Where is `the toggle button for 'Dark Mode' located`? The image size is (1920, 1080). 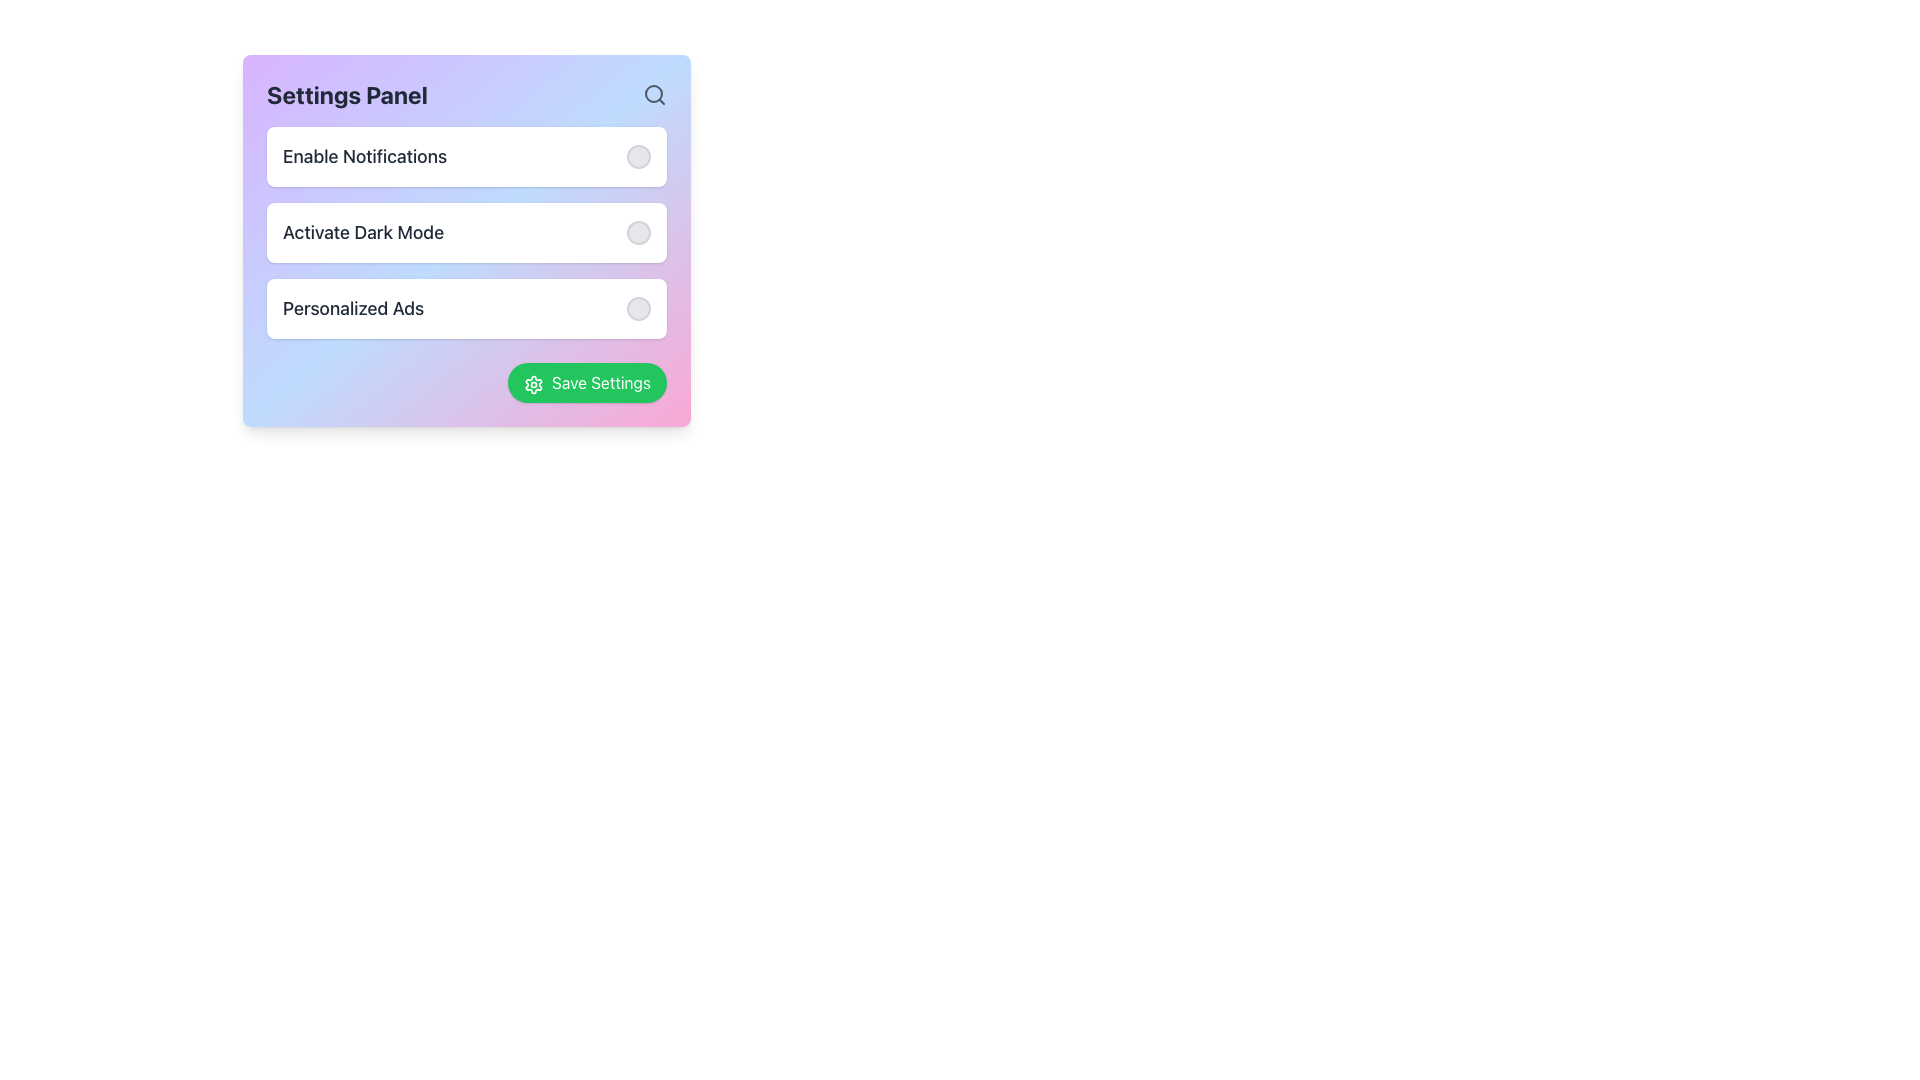 the toggle button for 'Dark Mode' located is located at coordinates (637, 231).